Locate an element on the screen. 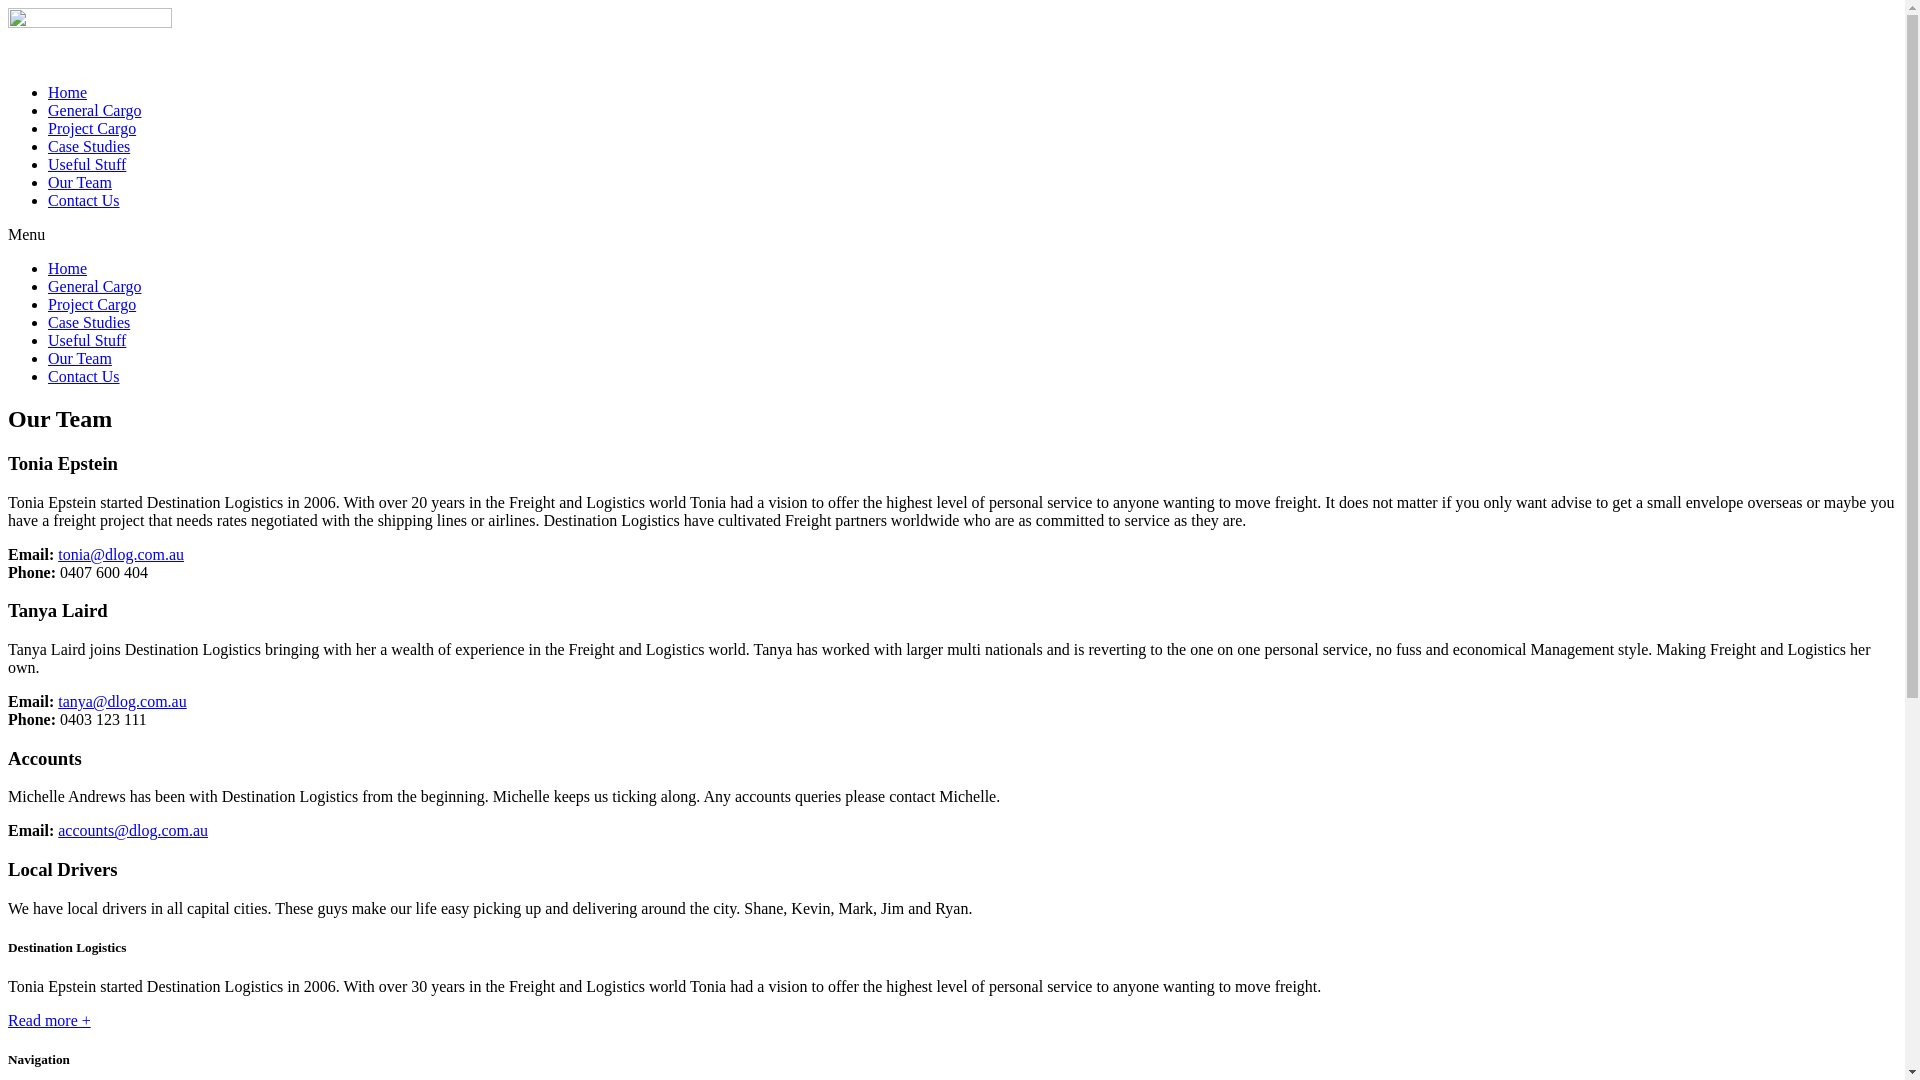 The width and height of the screenshot is (1920, 1080). 'Our Team' is located at coordinates (80, 182).